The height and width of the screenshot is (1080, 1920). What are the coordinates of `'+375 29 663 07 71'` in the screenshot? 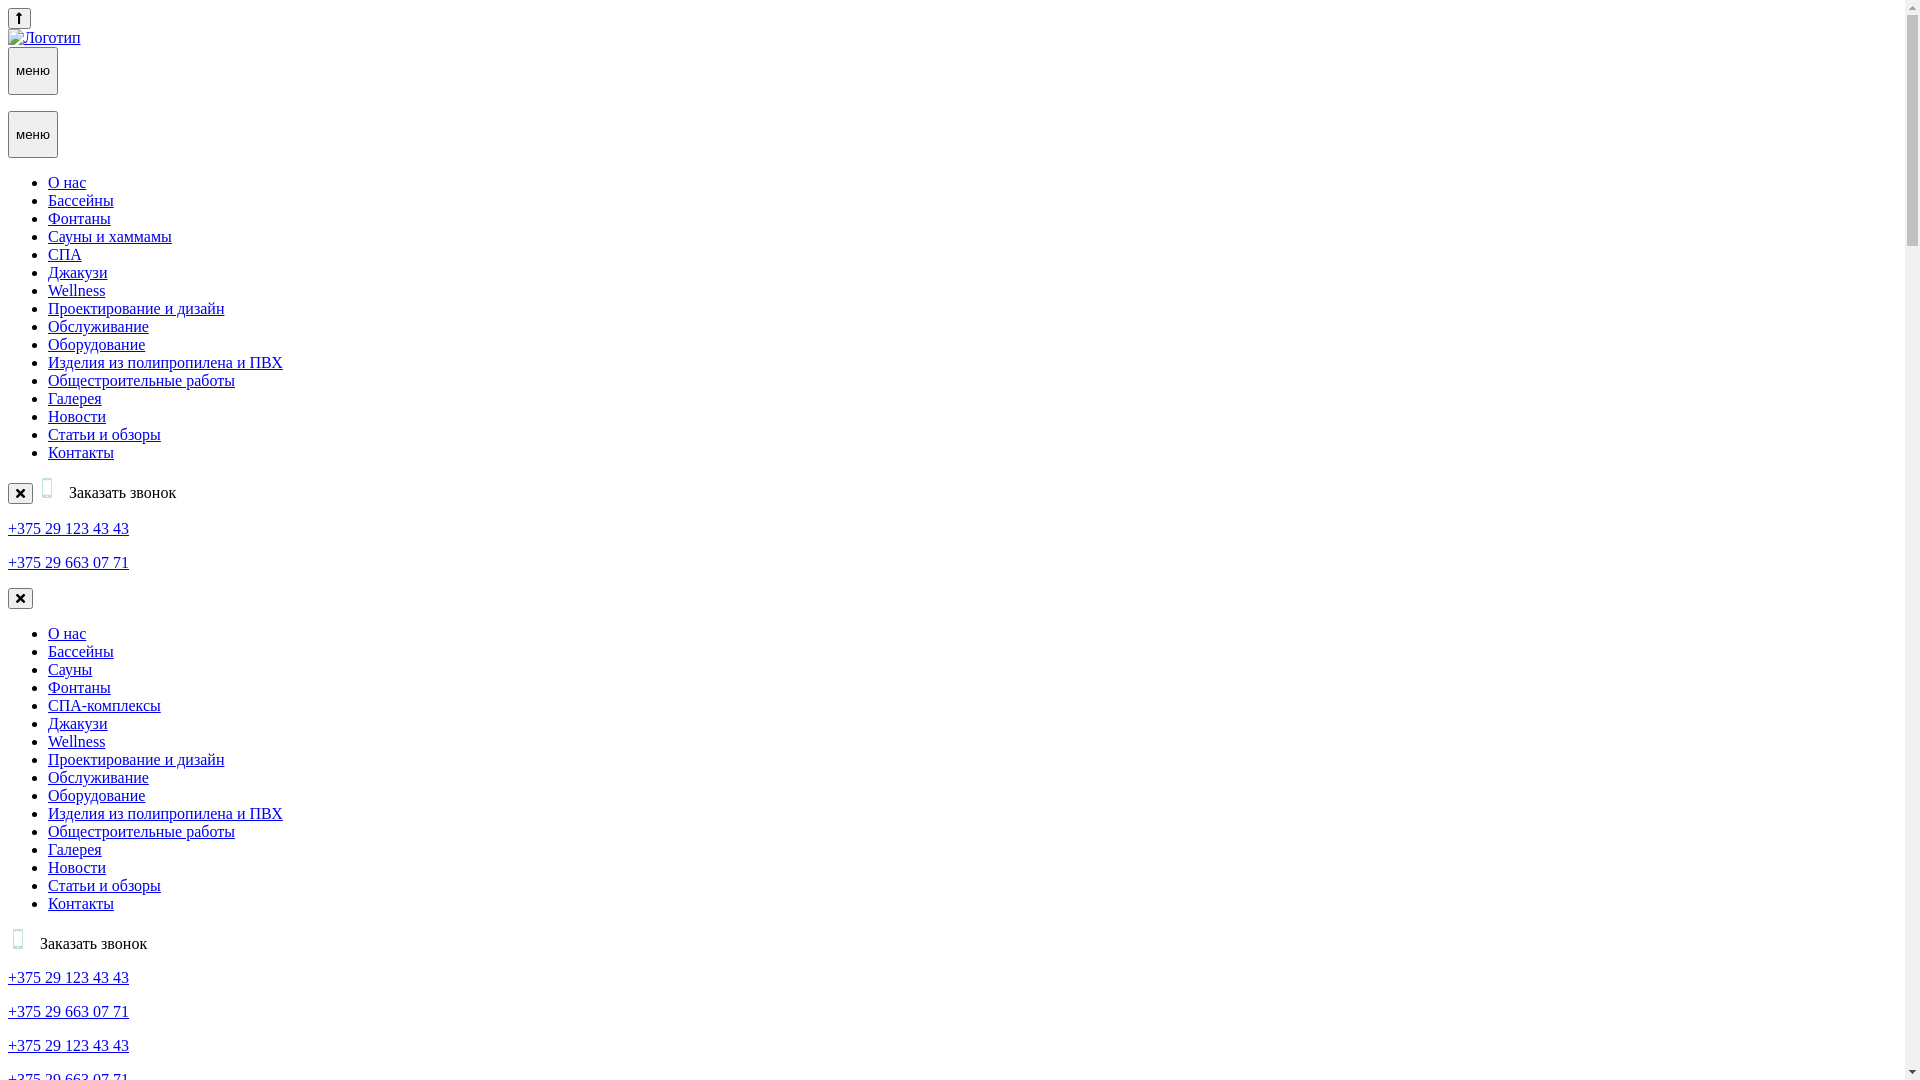 It's located at (8, 1011).